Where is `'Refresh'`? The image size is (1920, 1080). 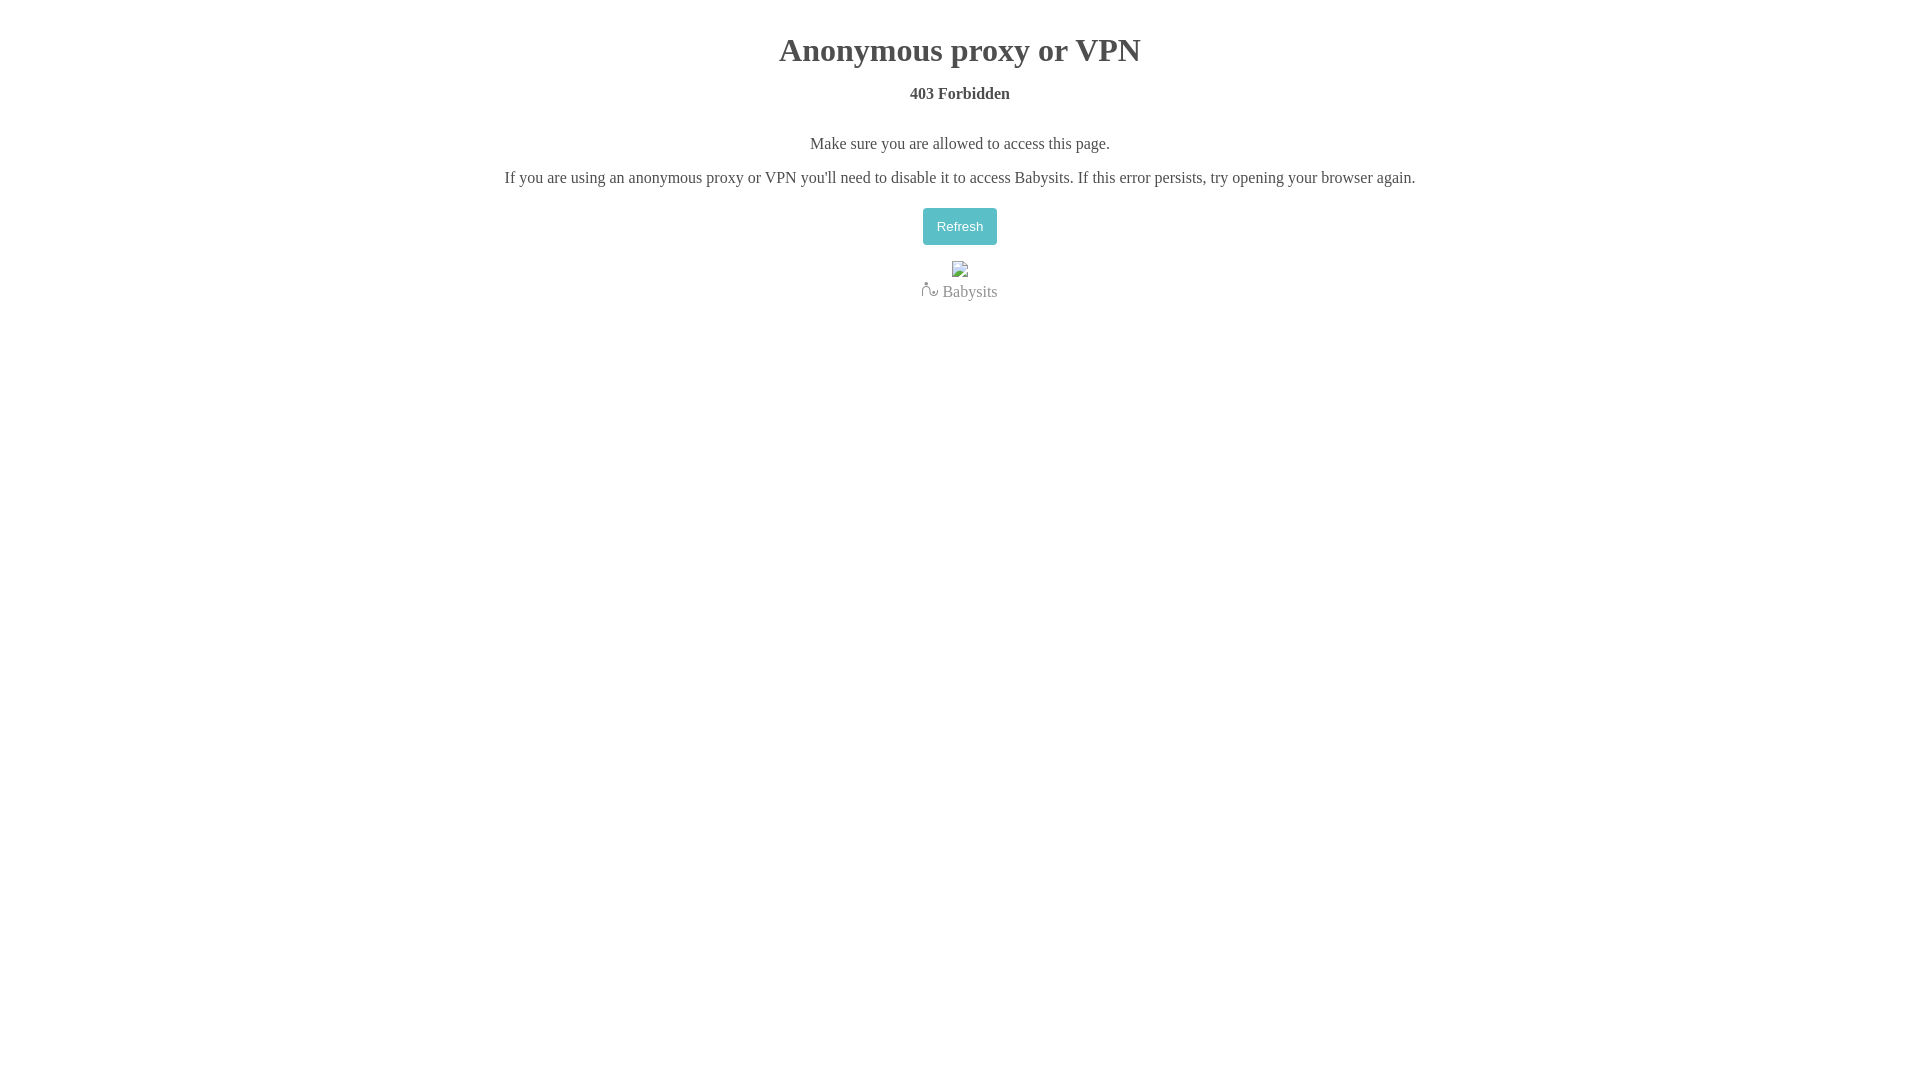 'Refresh' is located at coordinates (960, 225).